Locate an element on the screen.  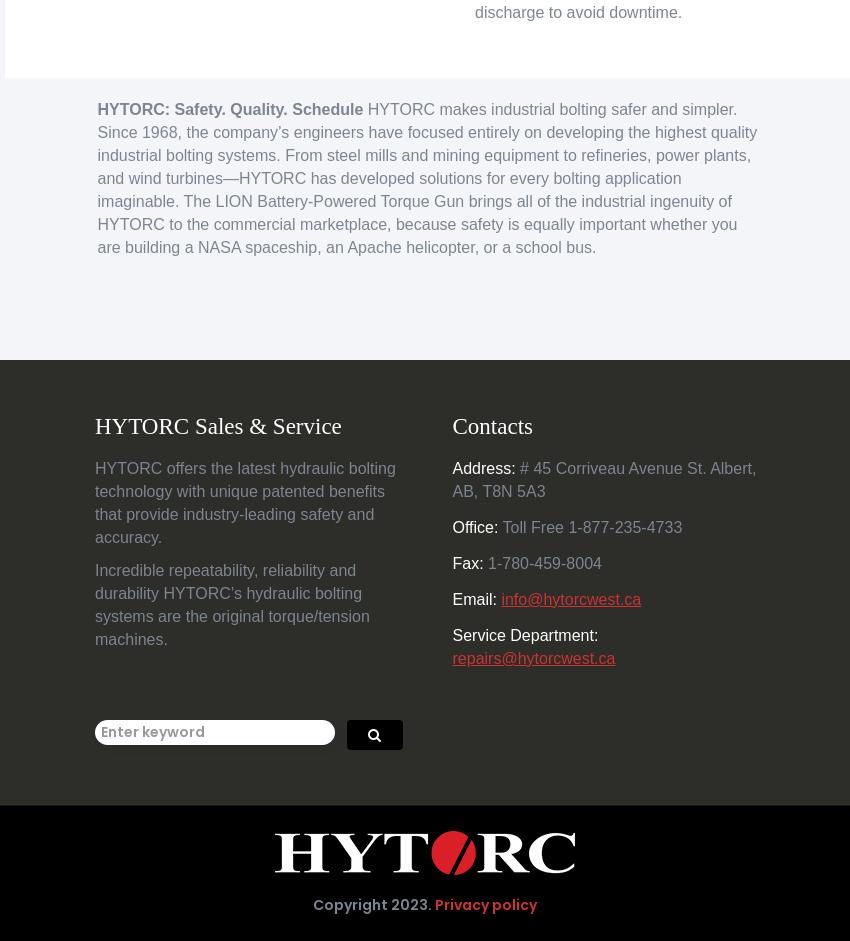
'Email:' is located at coordinates (473, 597).